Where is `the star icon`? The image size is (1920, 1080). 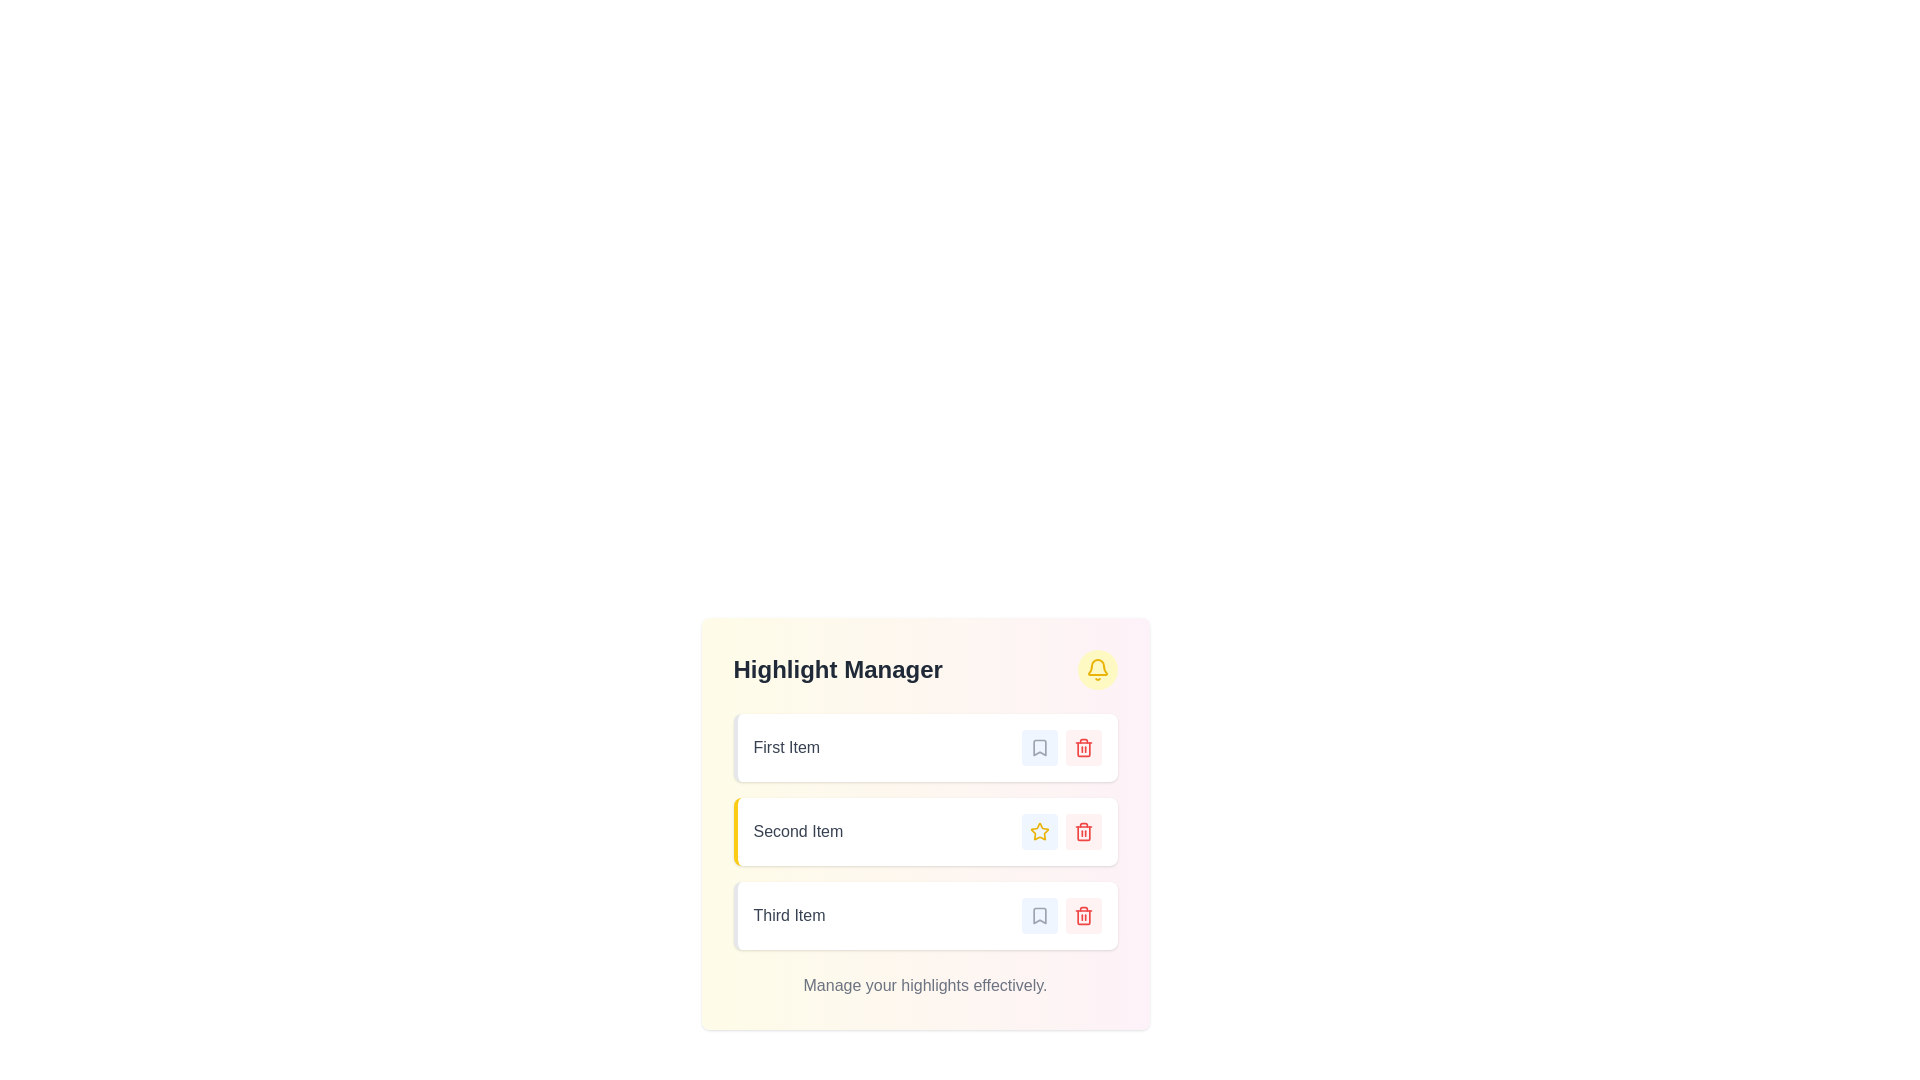
the star icon is located at coordinates (1038, 830).